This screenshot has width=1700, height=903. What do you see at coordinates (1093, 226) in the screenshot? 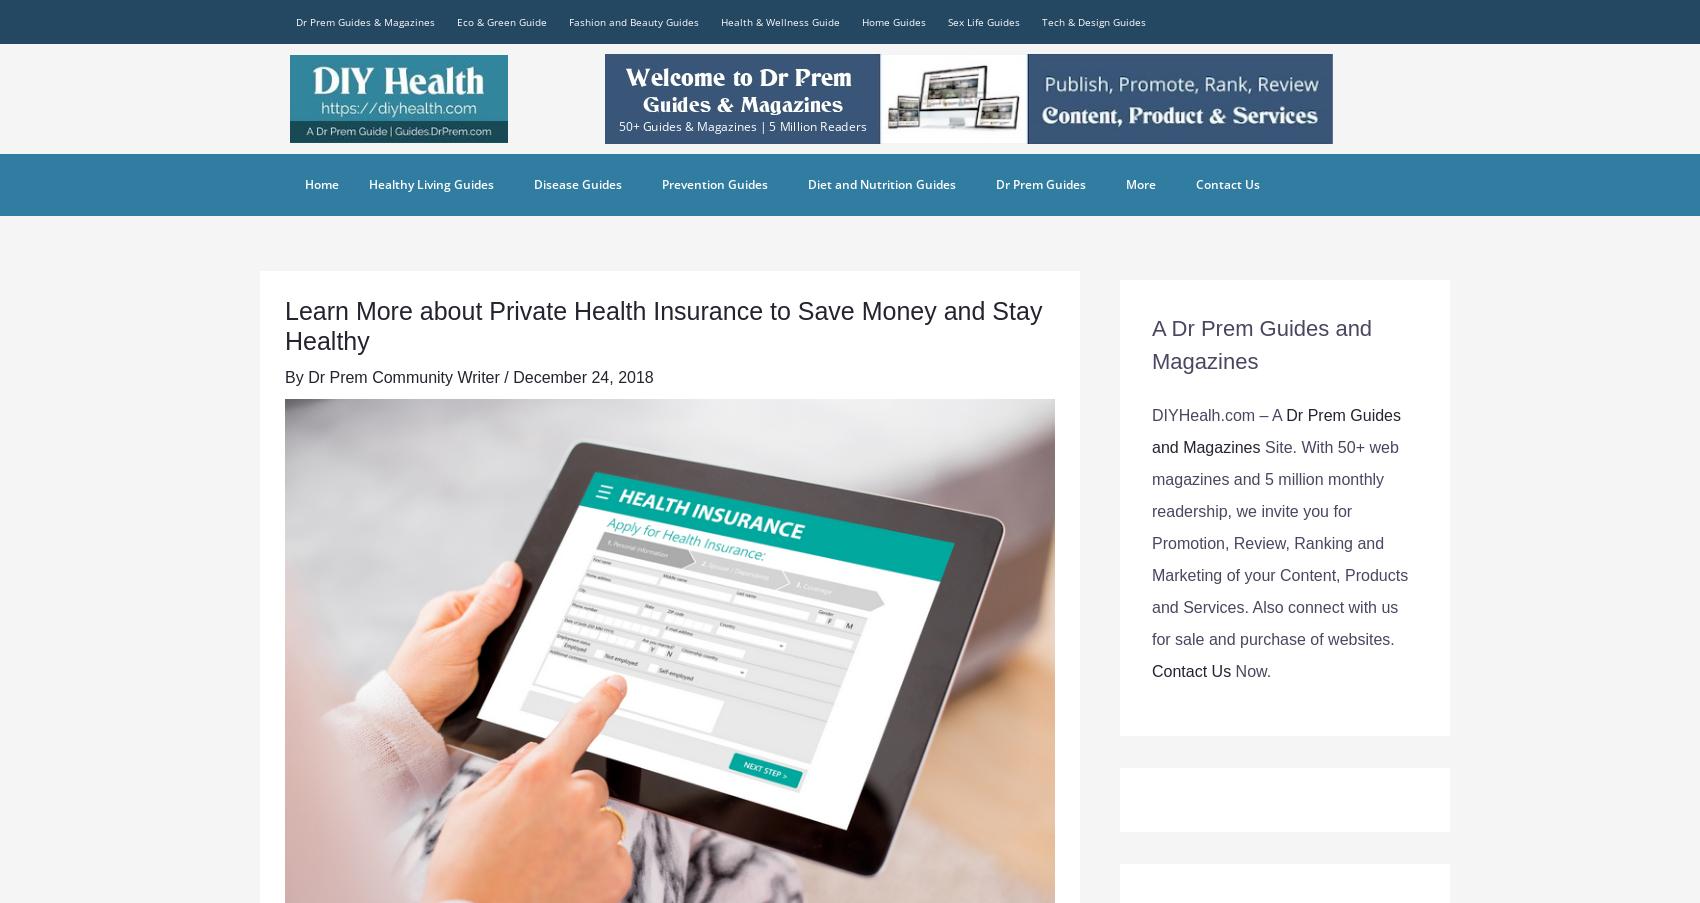
I see `'InstaMedia.com'` at bounding box center [1093, 226].